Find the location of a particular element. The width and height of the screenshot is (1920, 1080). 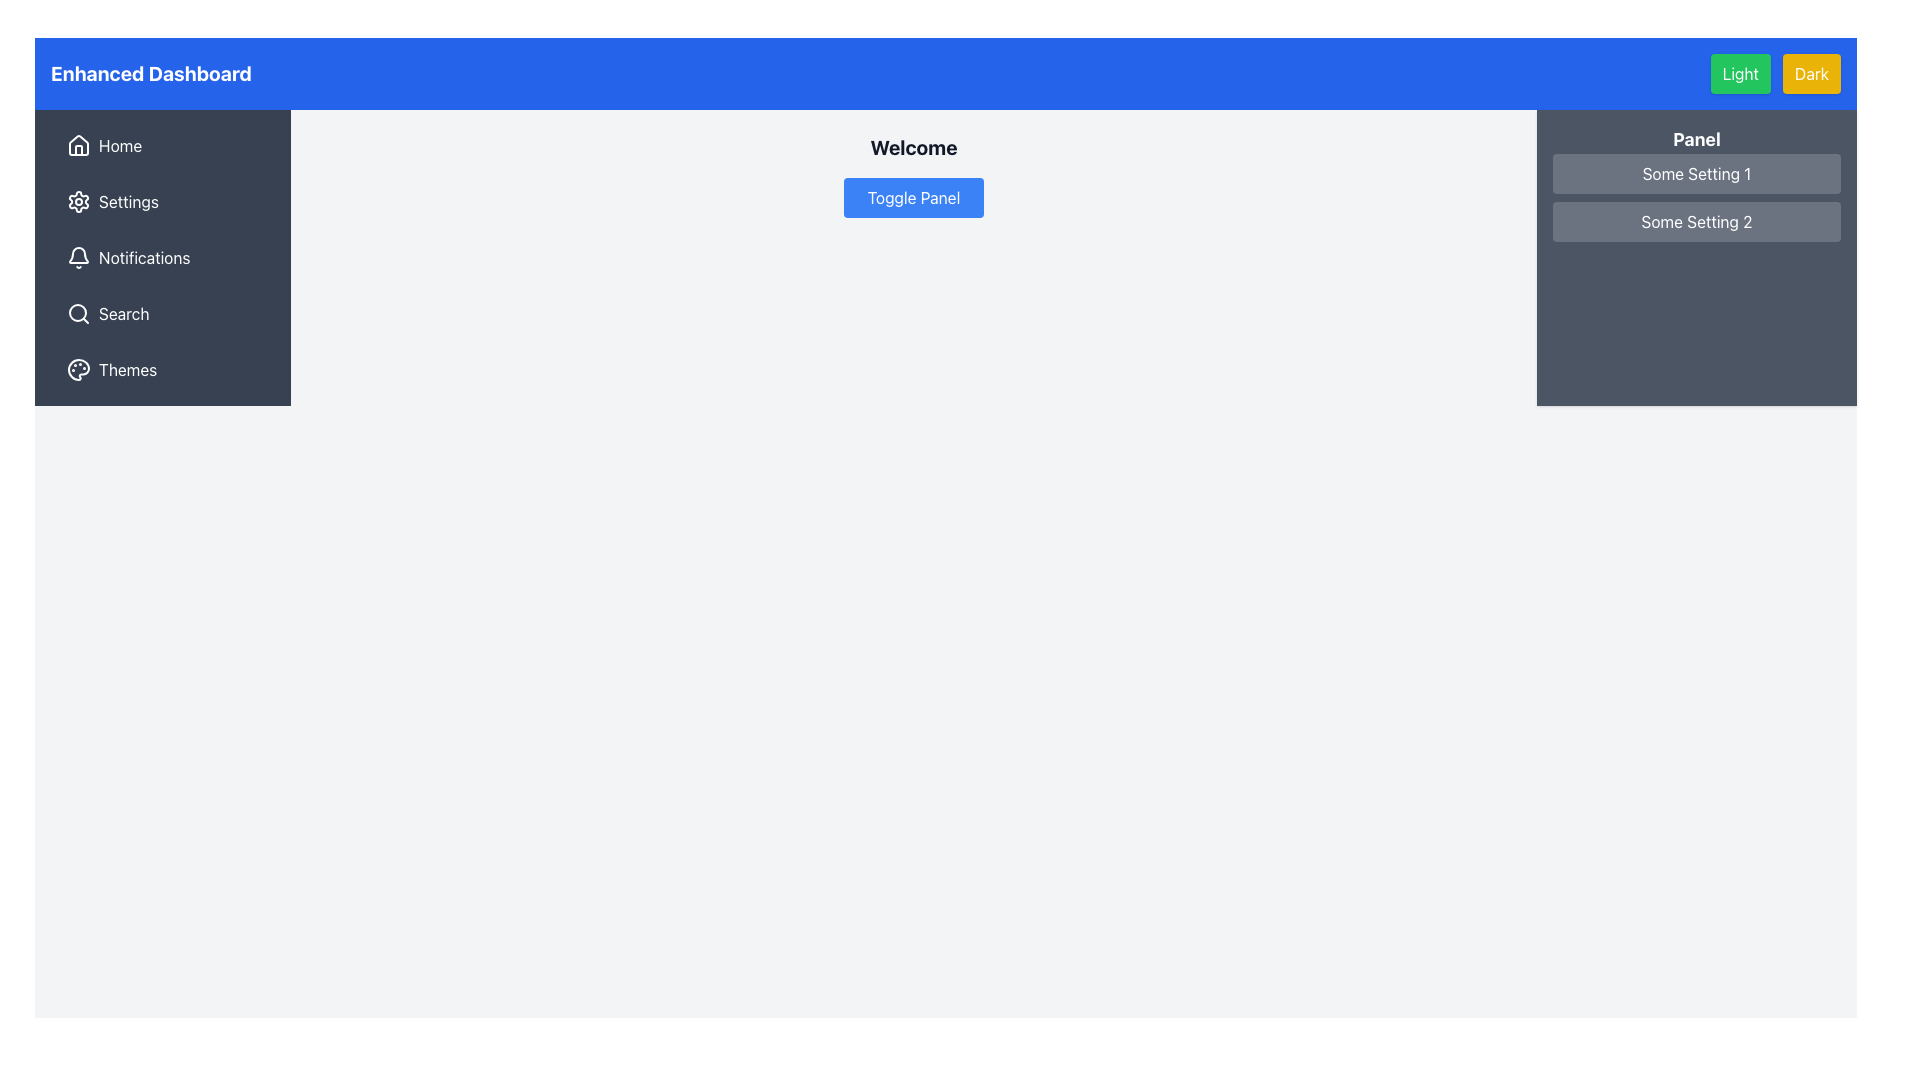

text from the 'Search' label in the navigation panel, which is the fourth item below the 'Notifications' menu item is located at coordinates (123, 313).